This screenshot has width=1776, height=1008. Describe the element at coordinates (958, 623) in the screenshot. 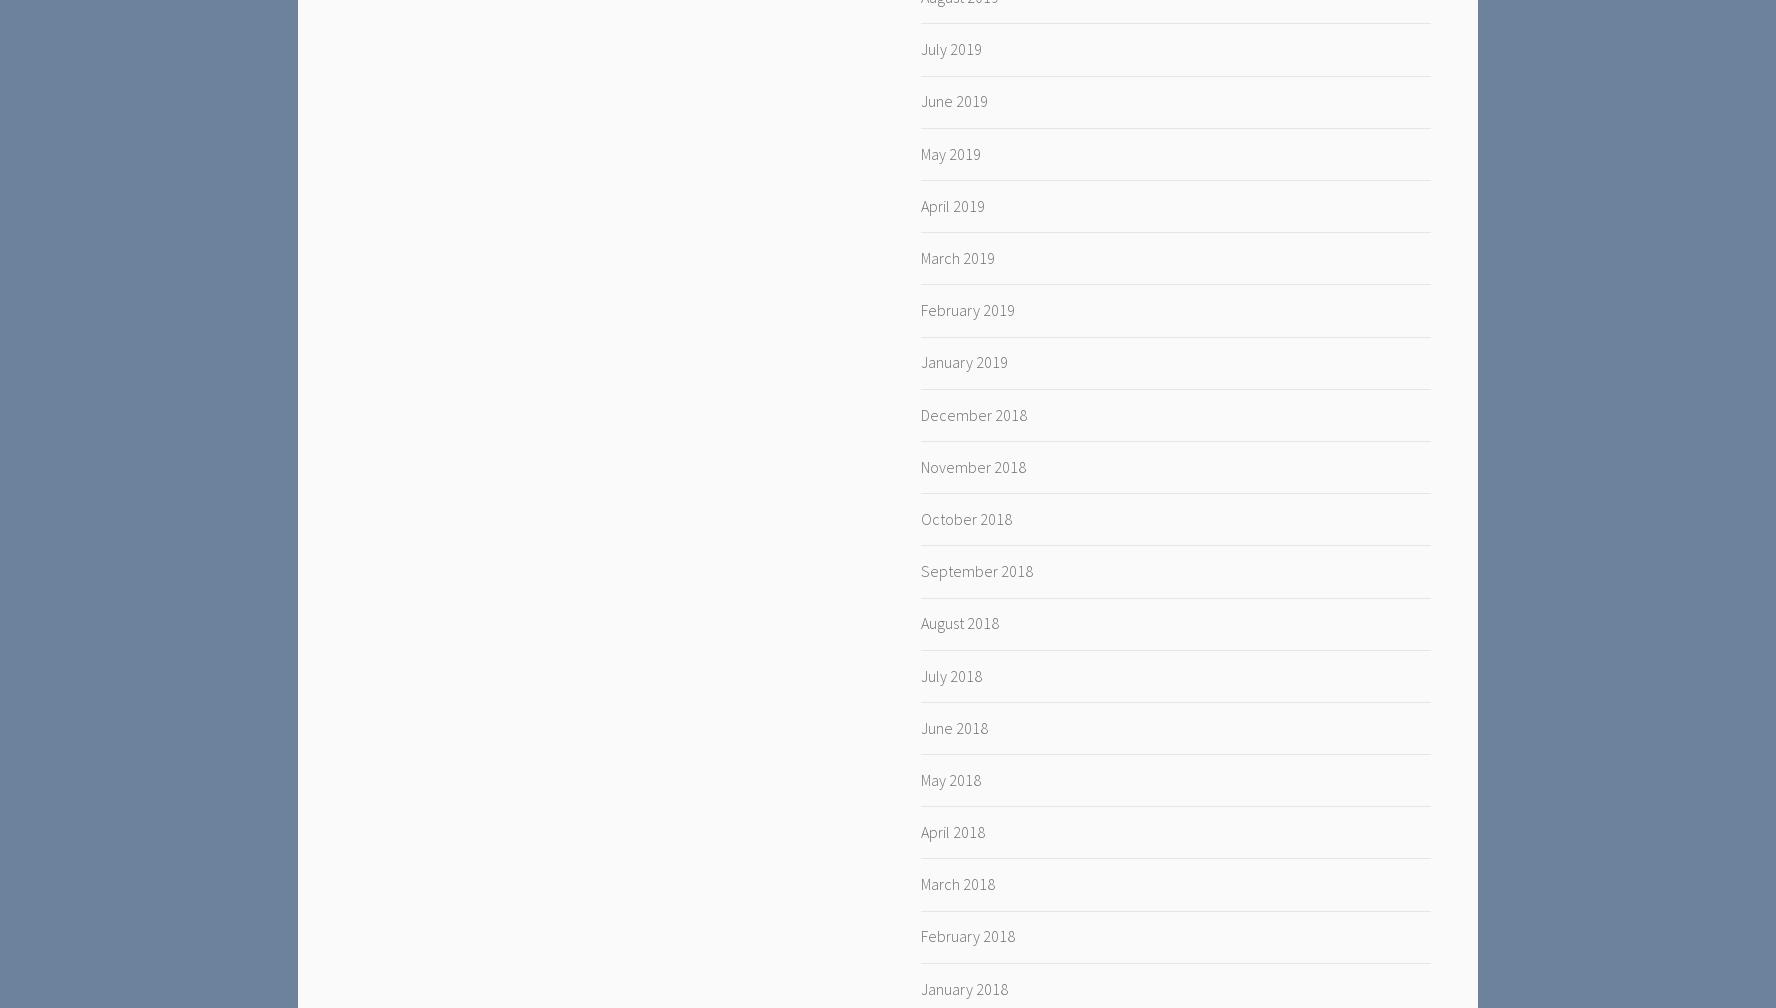

I see `'August 2018'` at that location.